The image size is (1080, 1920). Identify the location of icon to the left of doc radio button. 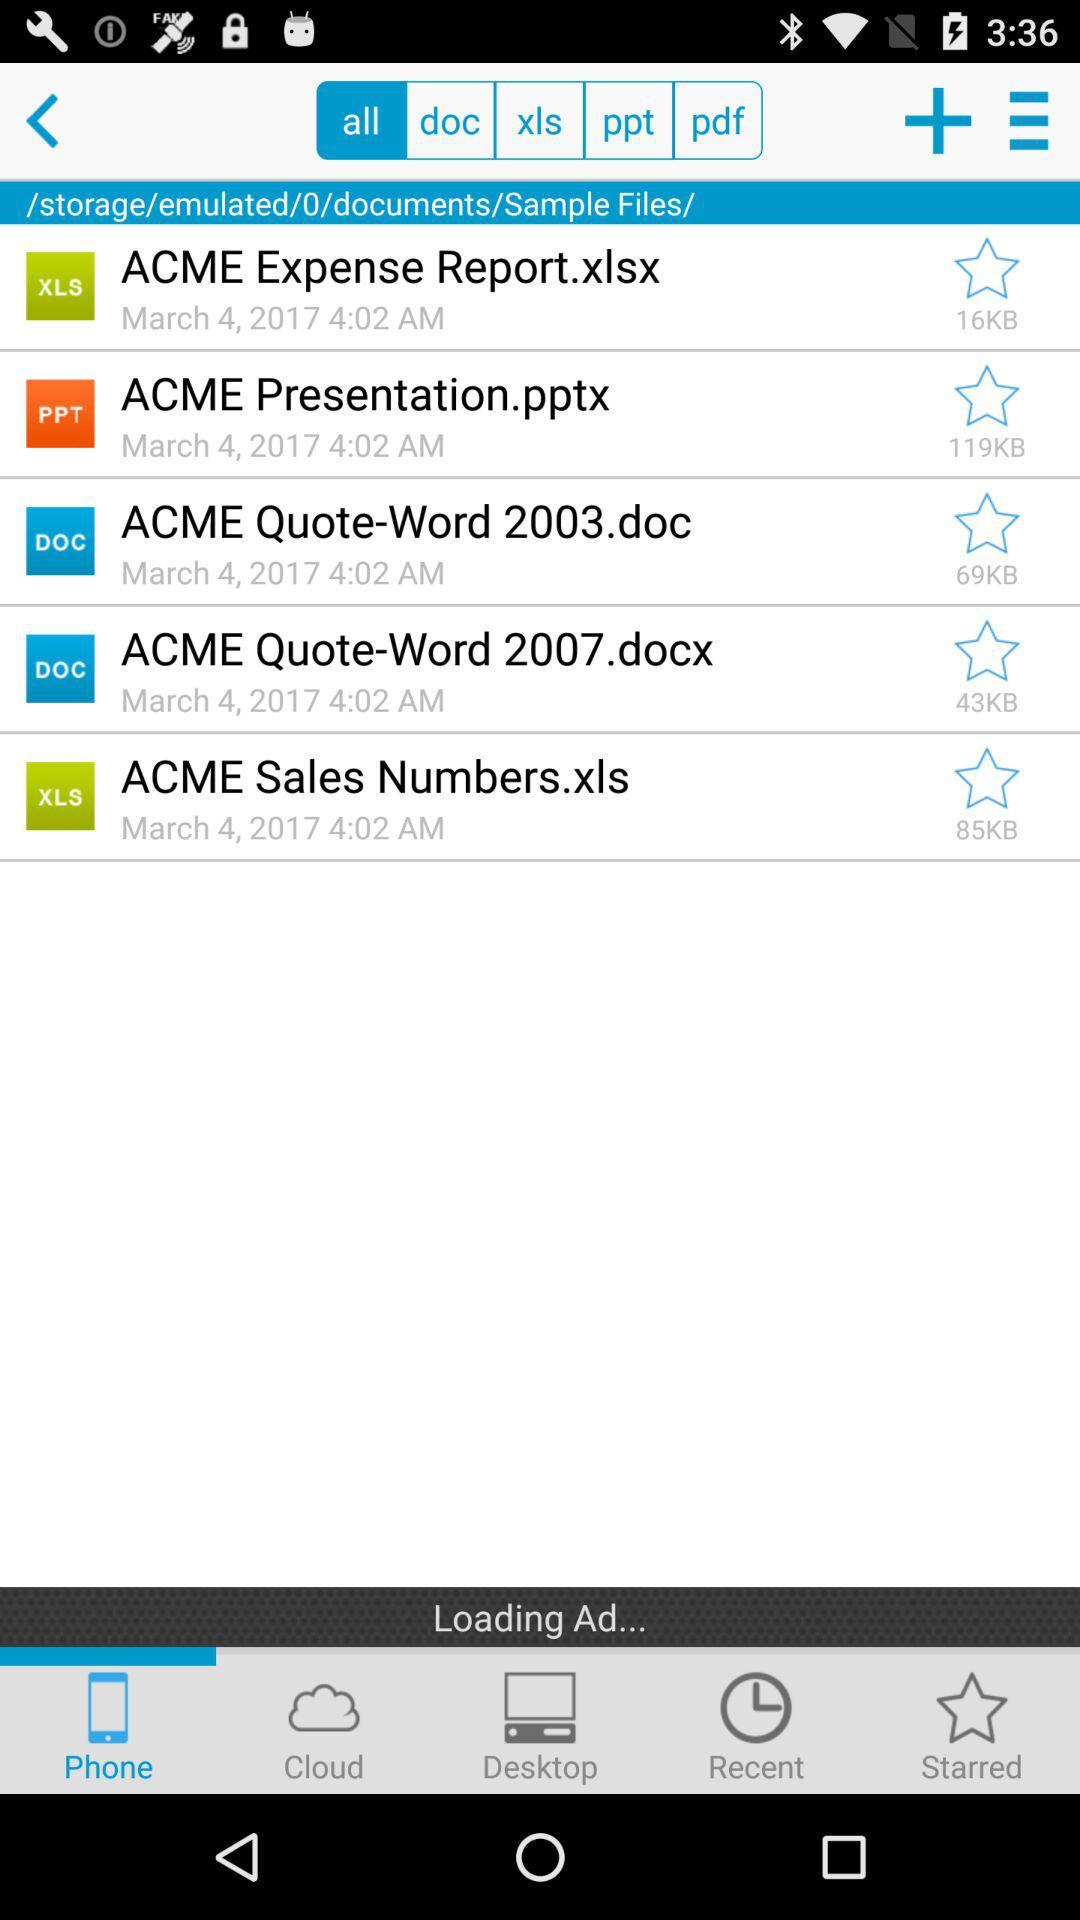
(361, 119).